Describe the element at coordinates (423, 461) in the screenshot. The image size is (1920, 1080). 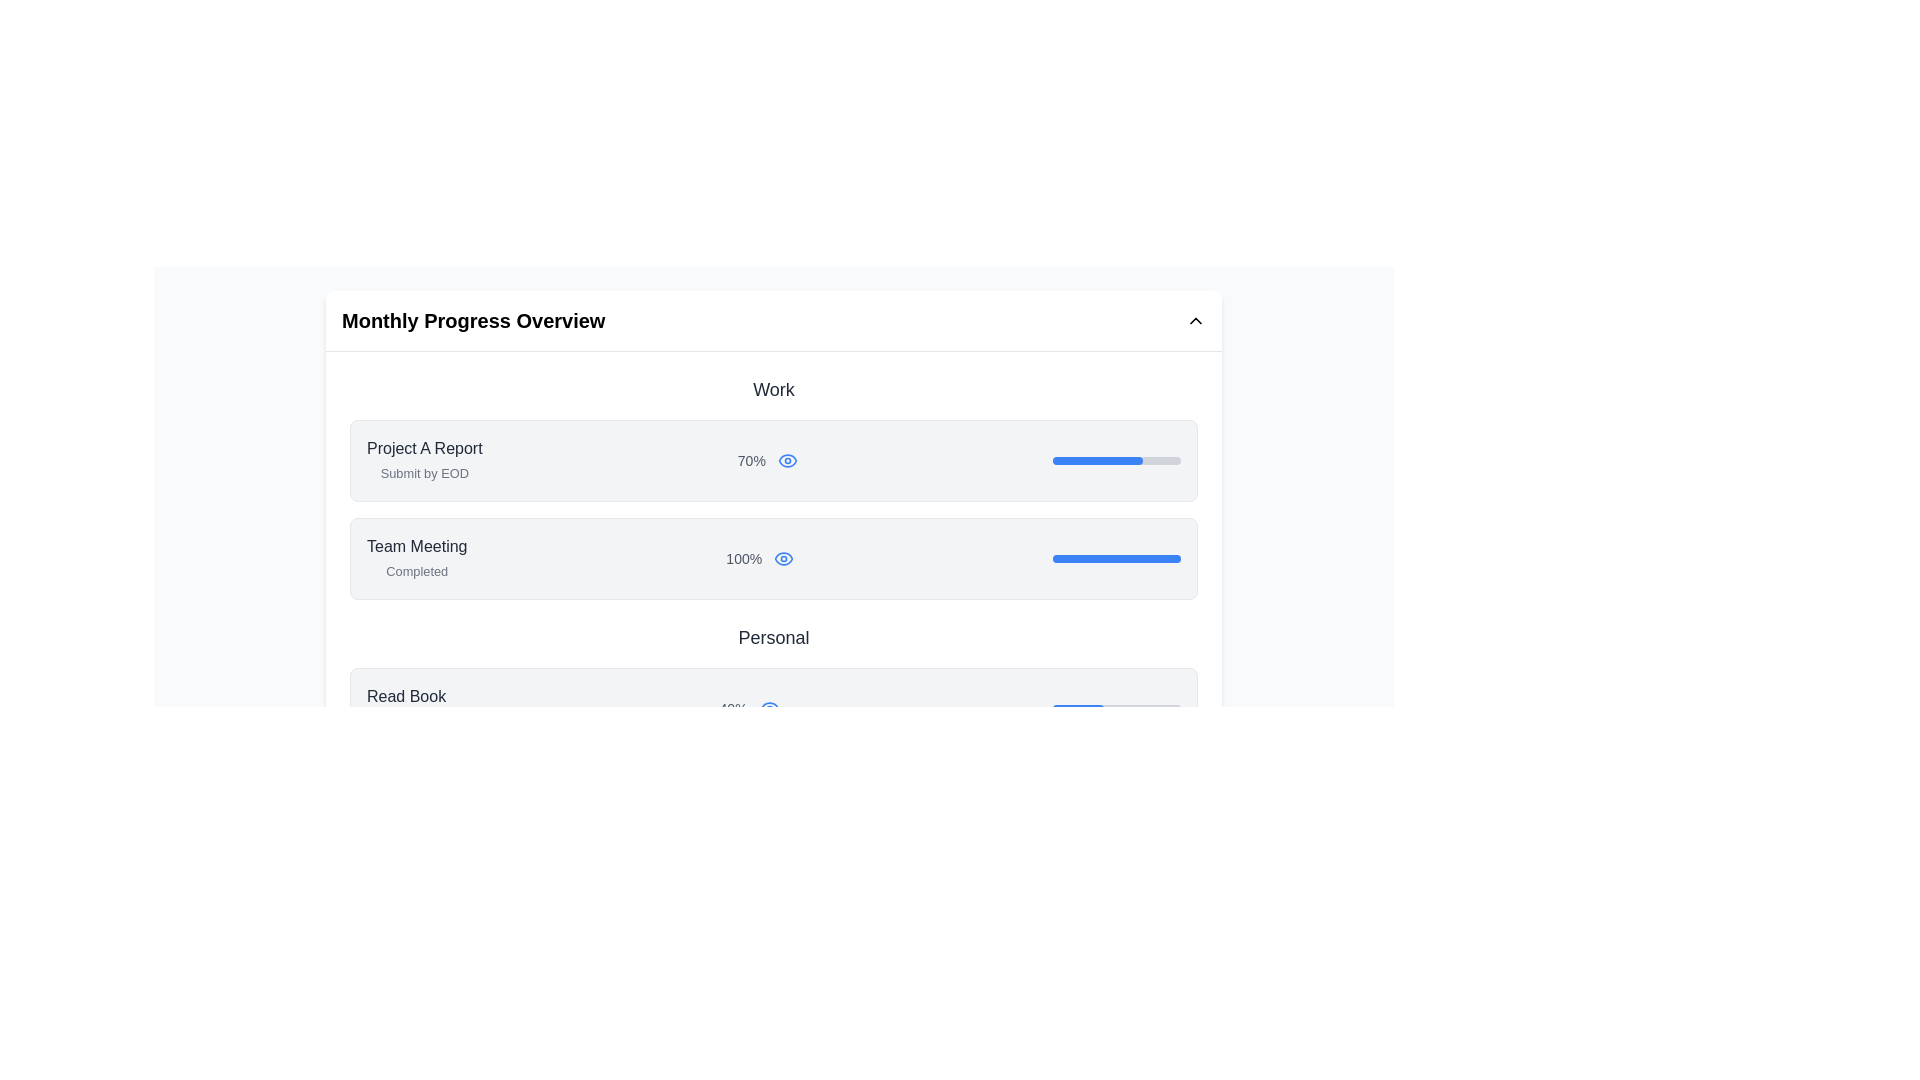
I see `the 'Project A Report' text block located in the top-left region of the first rounded rectangular card under the 'Work' category in the 'Monthly Progress Overview' section` at that location.